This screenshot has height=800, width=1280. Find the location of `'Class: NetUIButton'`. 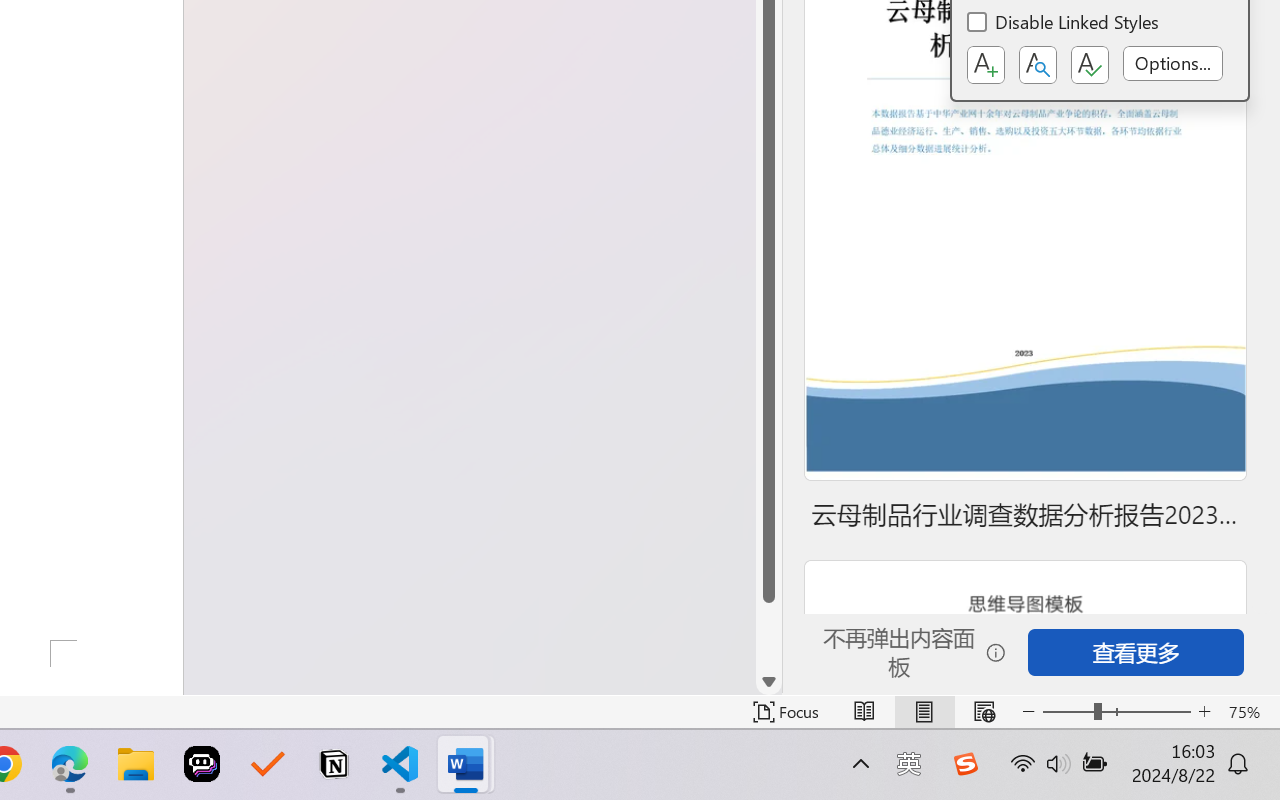

'Class: NetUIButton' is located at coordinates (1088, 64).